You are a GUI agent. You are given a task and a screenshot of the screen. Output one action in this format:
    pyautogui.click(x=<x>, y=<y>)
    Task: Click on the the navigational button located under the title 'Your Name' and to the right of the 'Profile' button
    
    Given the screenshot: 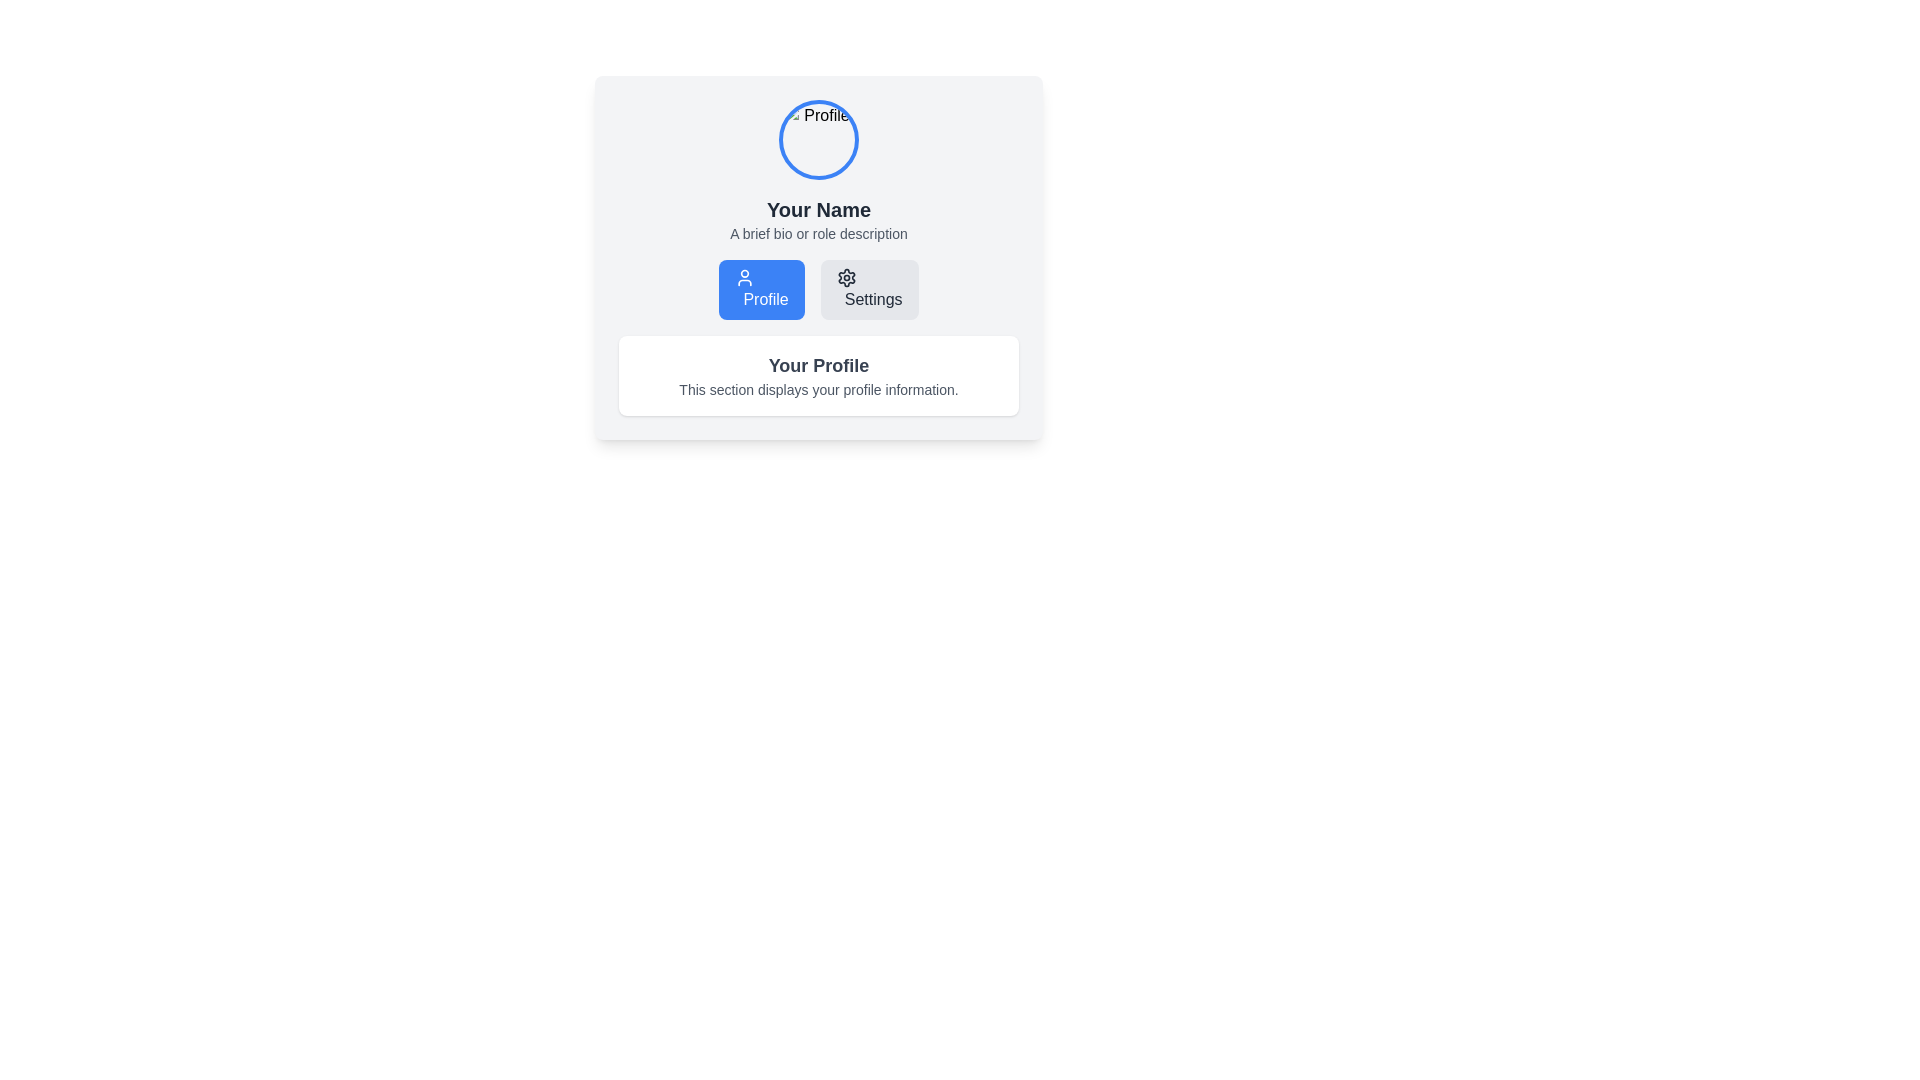 What is the action you would take?
    pyautogui.click(x=869, y=289)
    